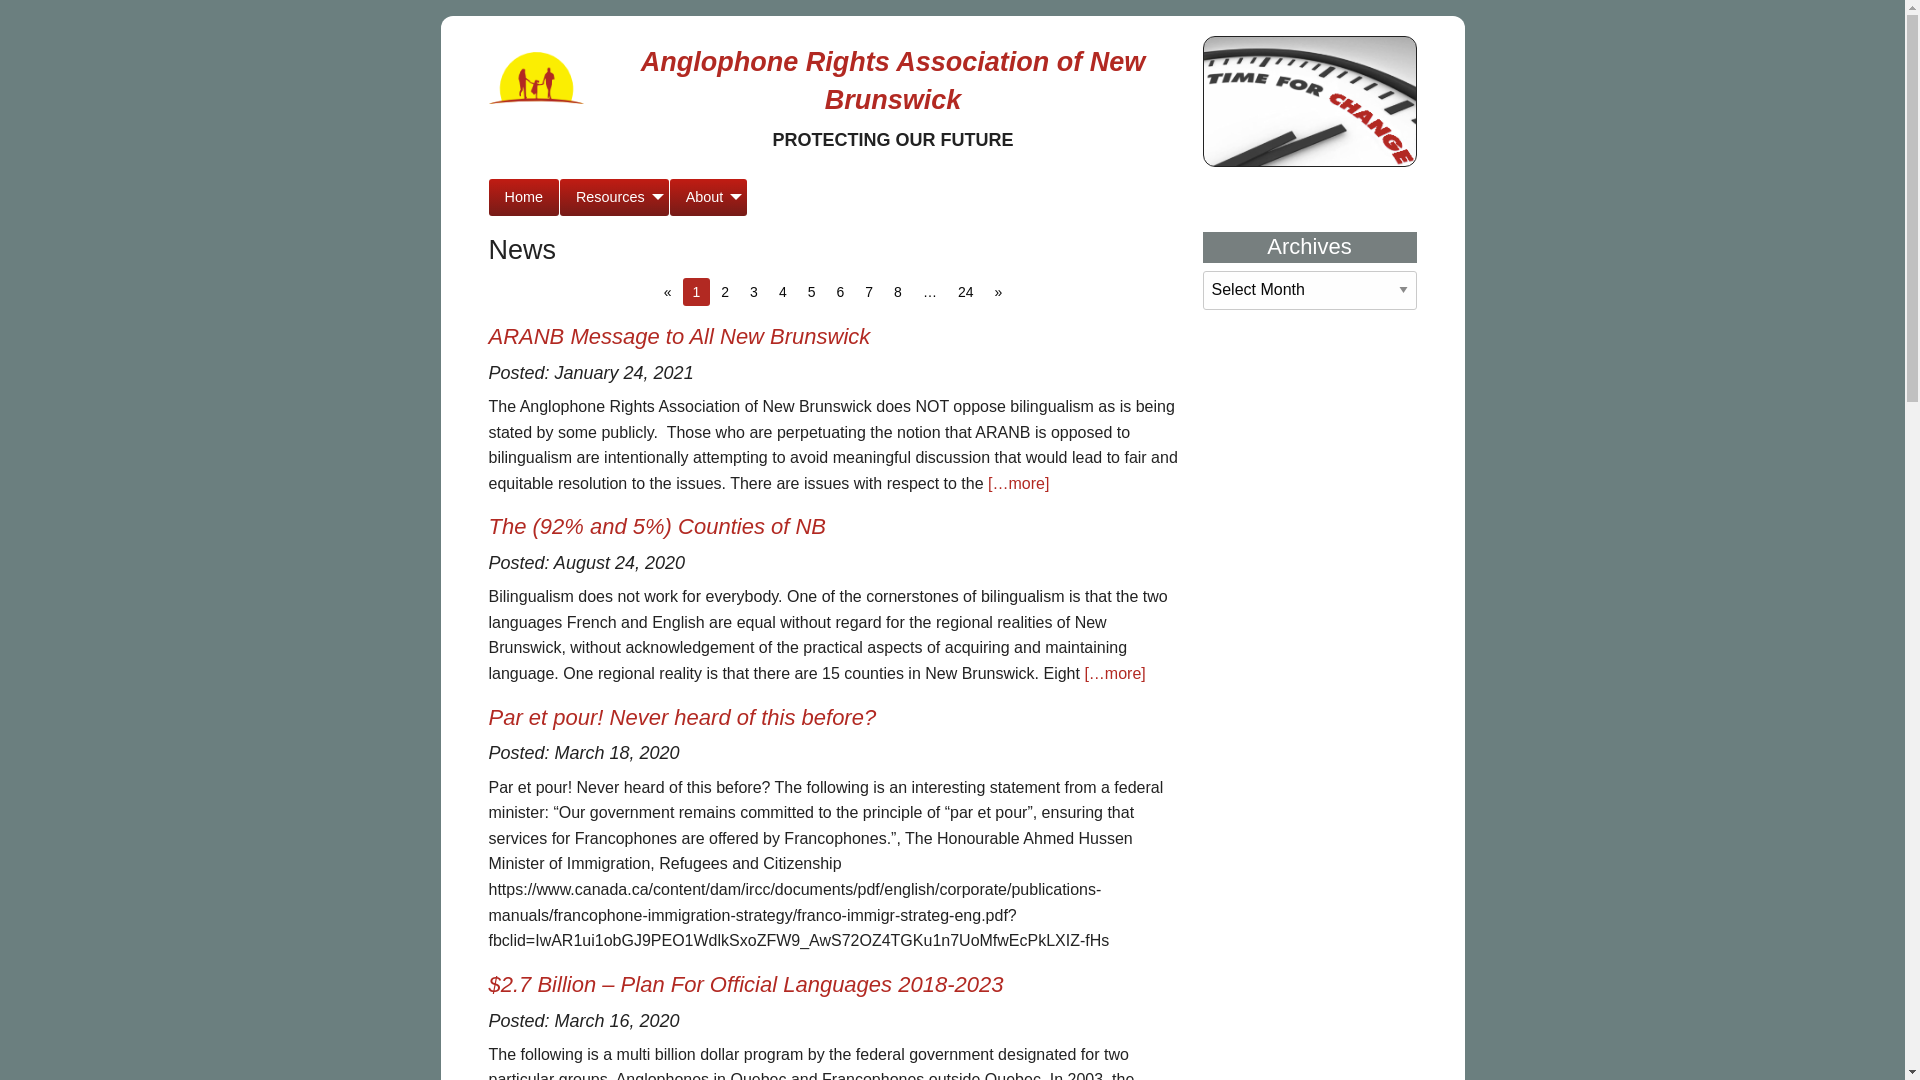 Image resolution: width=1920 pixels, height=1080 pixels. I want to click on 'Resources', so click(613, 197).